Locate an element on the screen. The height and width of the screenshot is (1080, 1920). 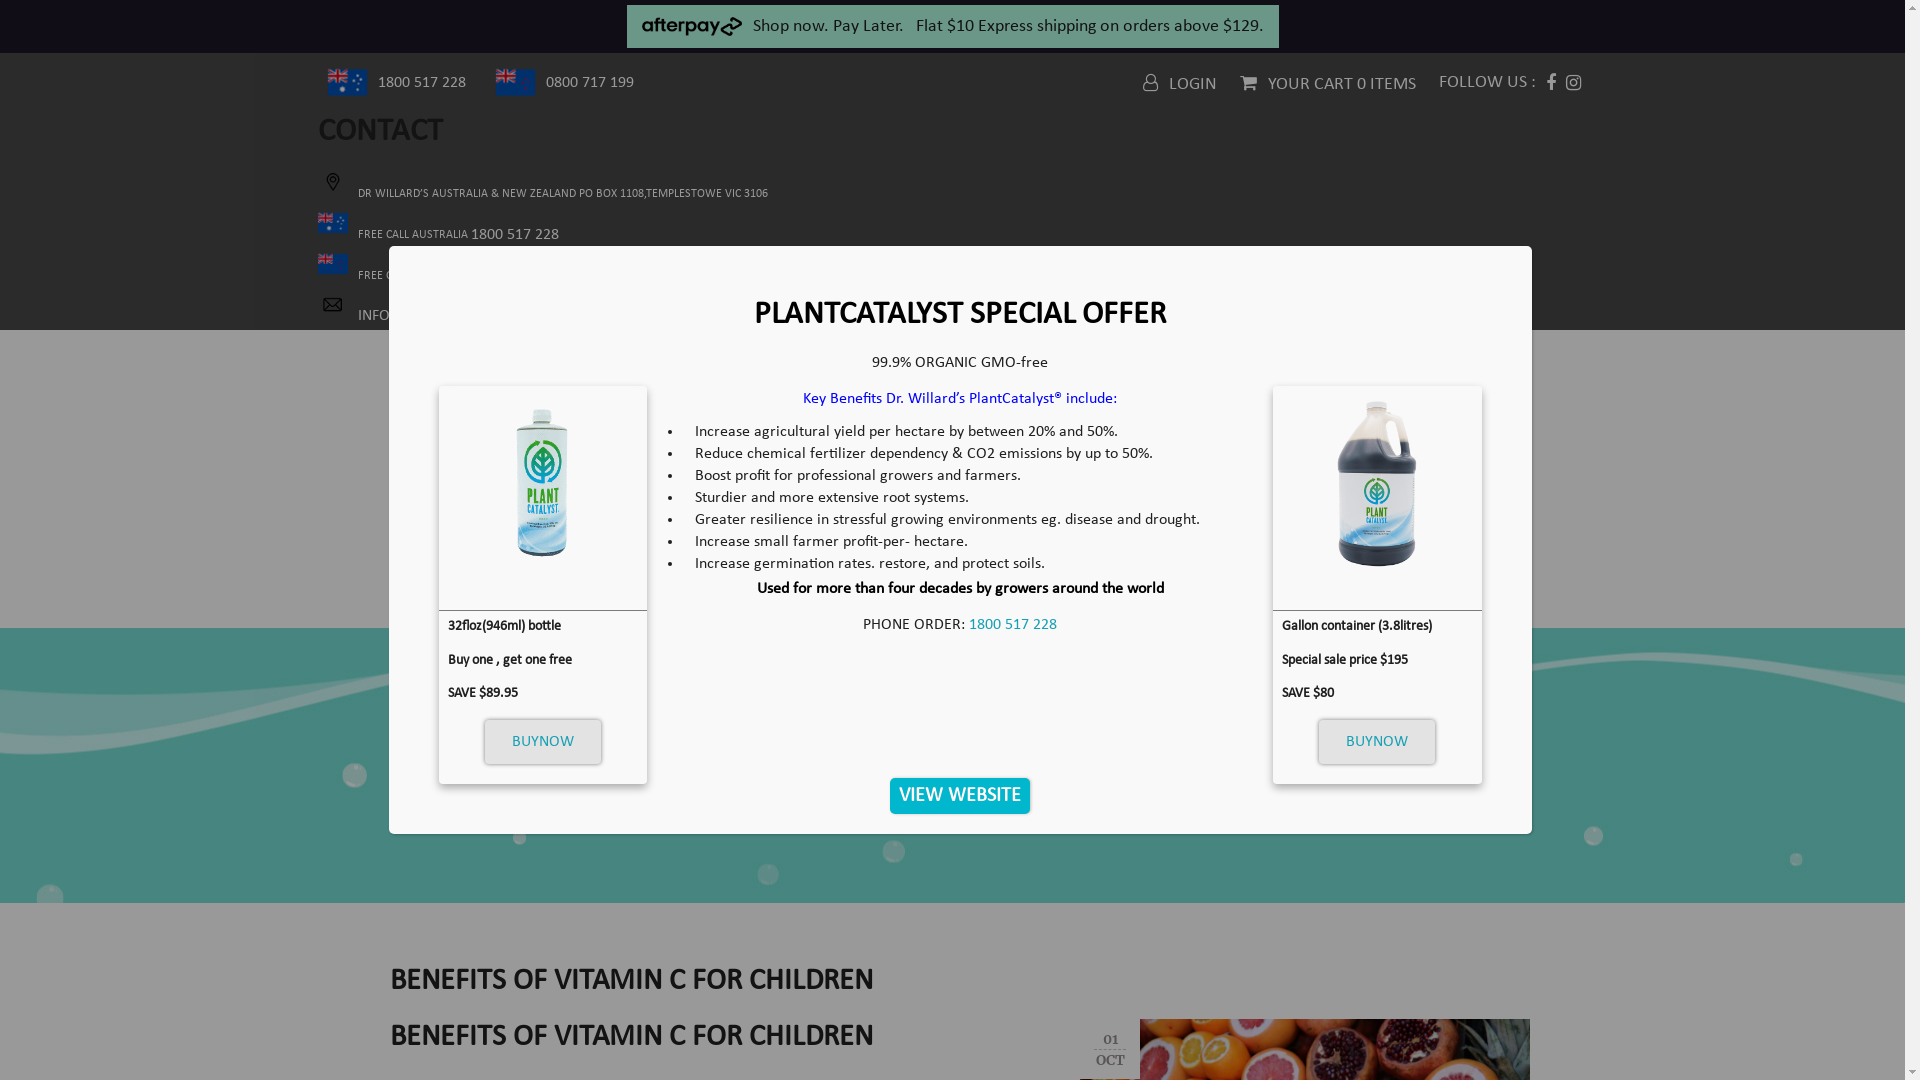
'INFO@DRWILLARD.COM.AU' is located at coordinates (430, 315).